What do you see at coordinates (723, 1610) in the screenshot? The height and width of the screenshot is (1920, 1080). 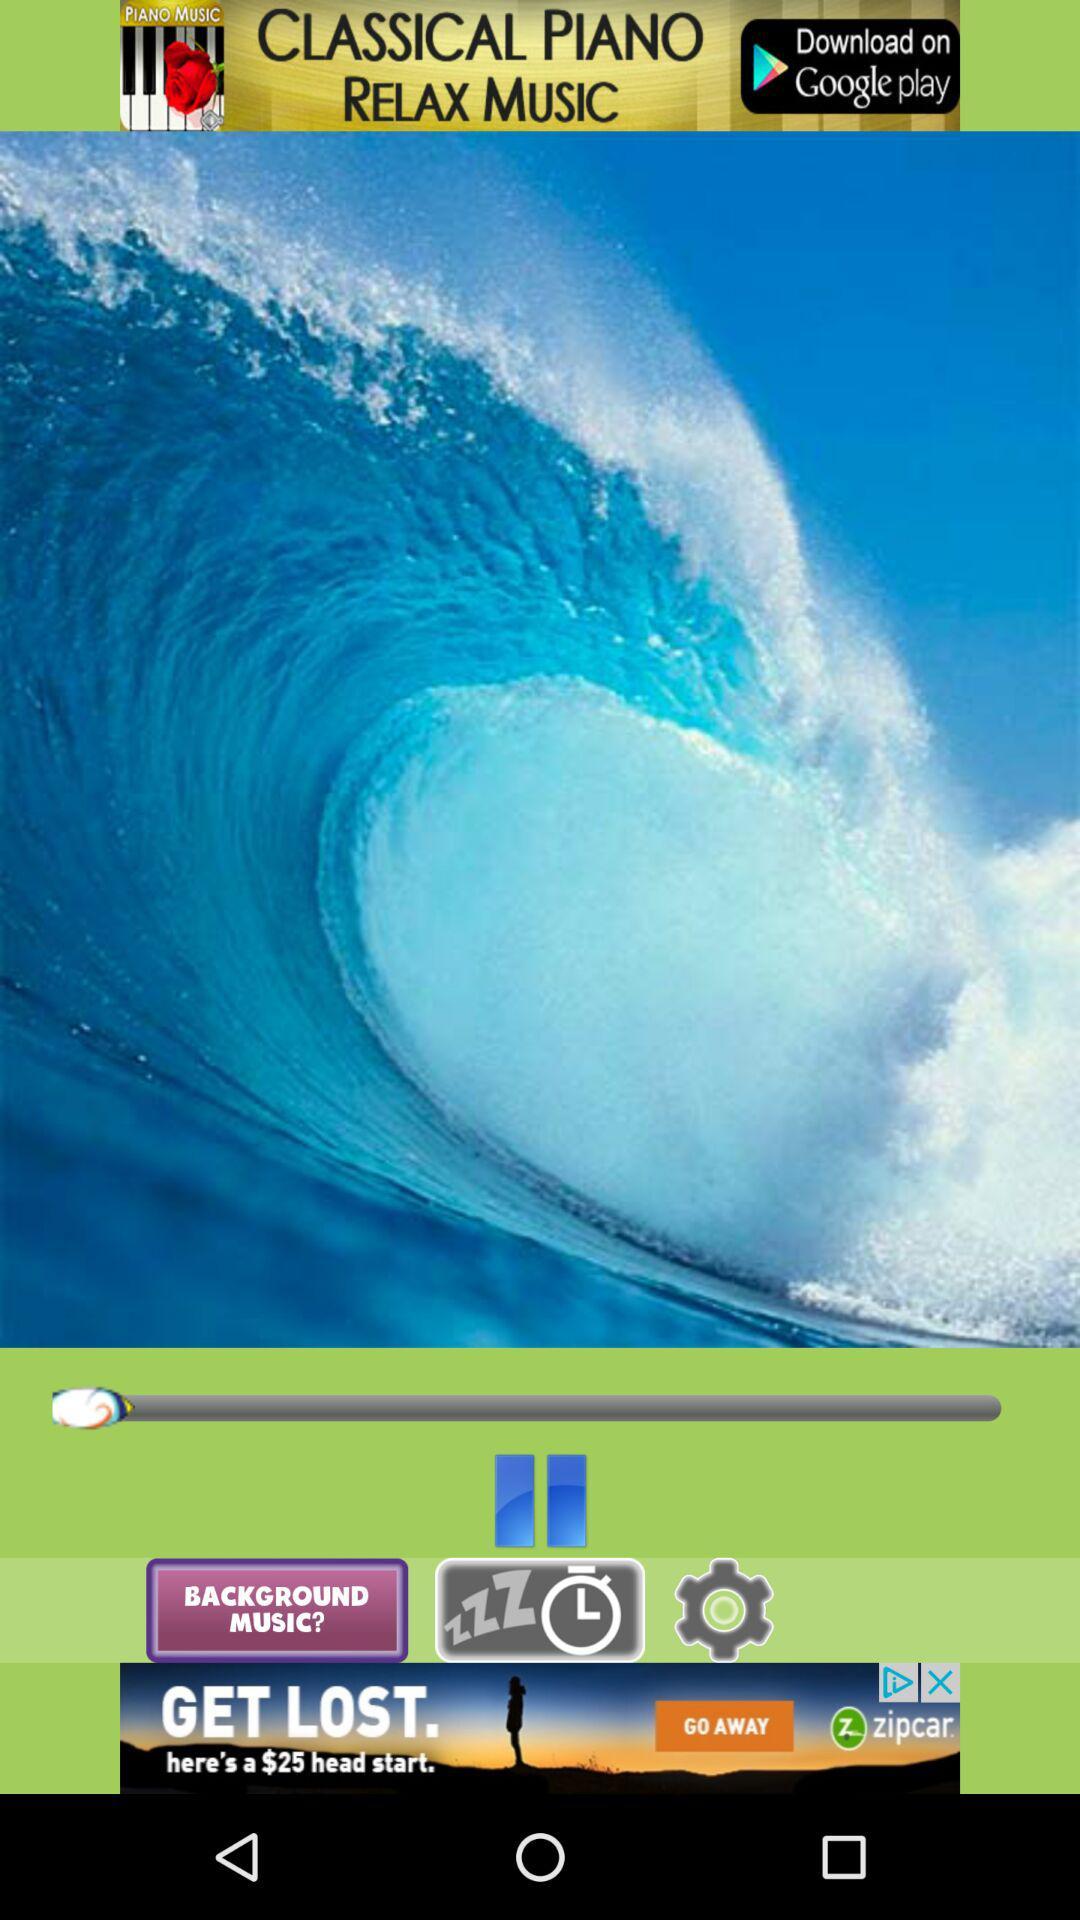 I see `settings icon` at bounding box center [723, 1610].